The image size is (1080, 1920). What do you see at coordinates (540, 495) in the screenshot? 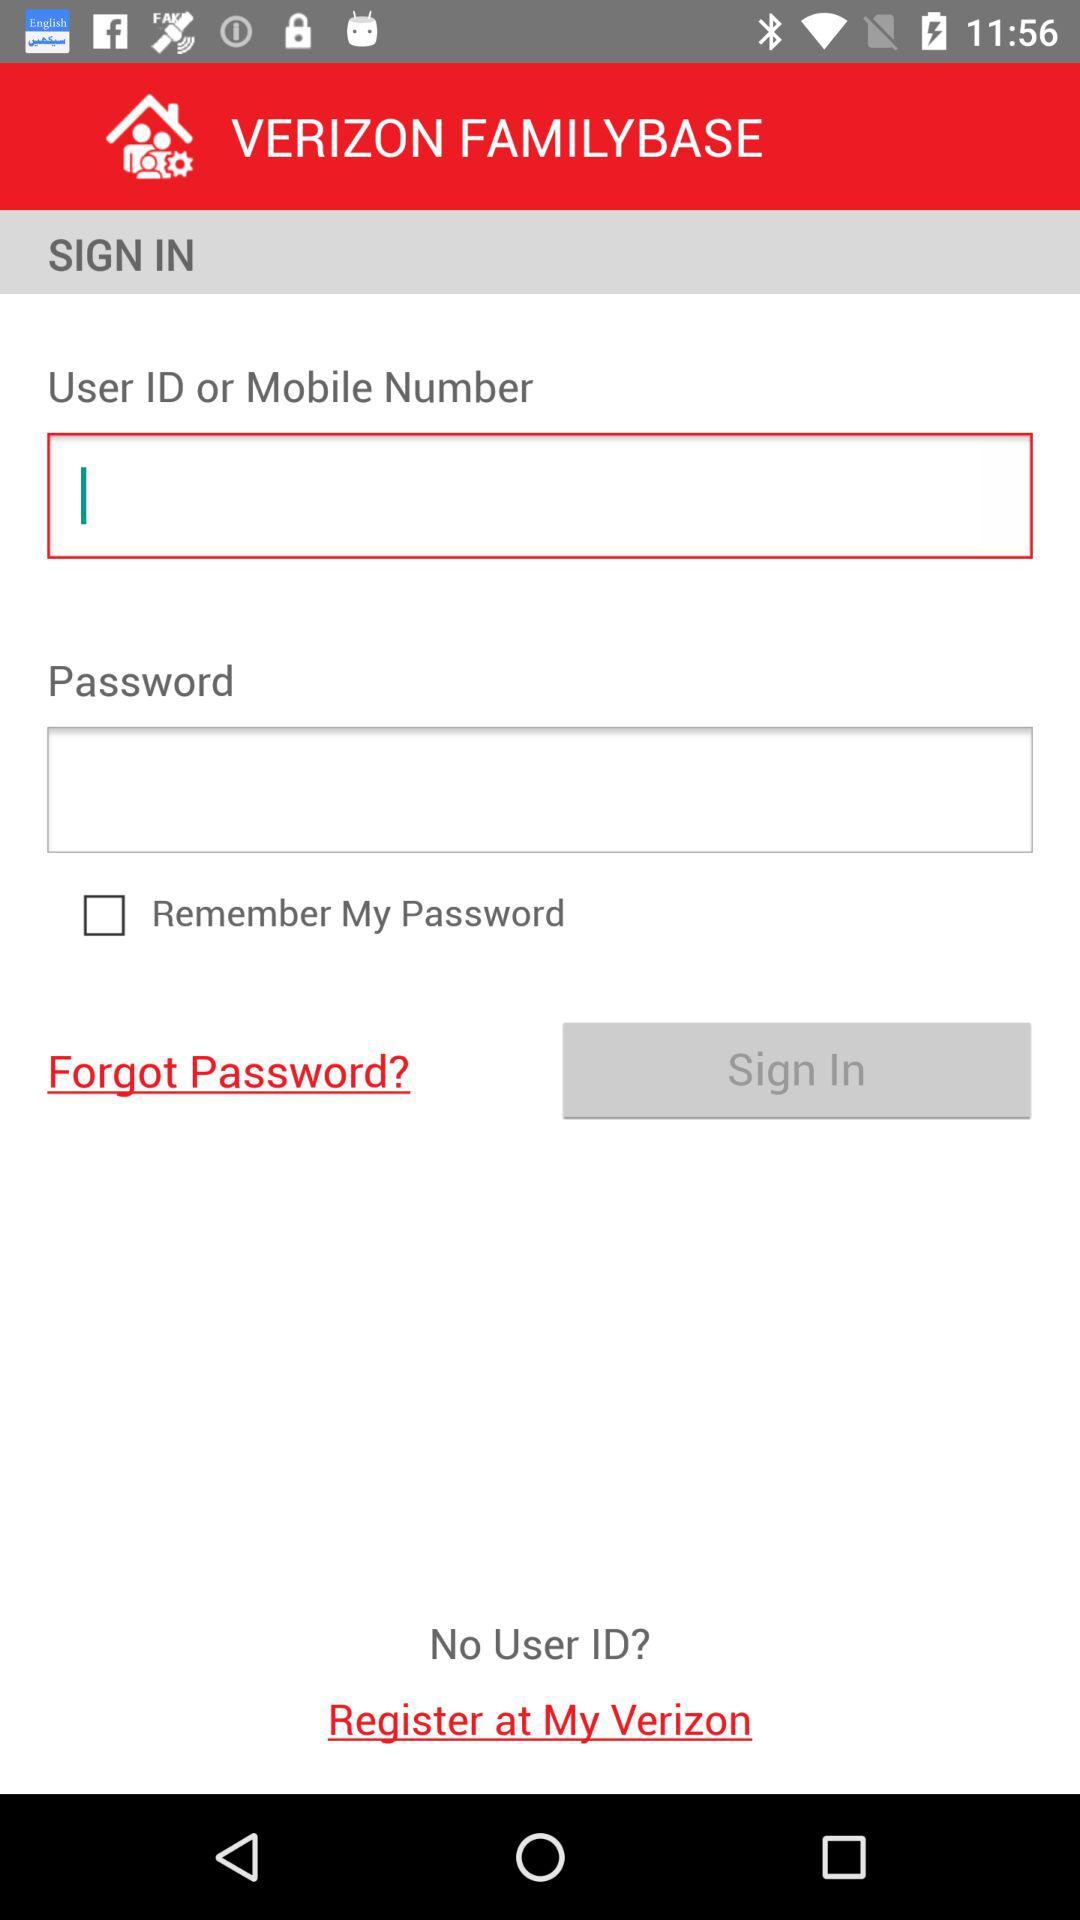
I see `move cursor to id box` at bounding box center [540, 495].